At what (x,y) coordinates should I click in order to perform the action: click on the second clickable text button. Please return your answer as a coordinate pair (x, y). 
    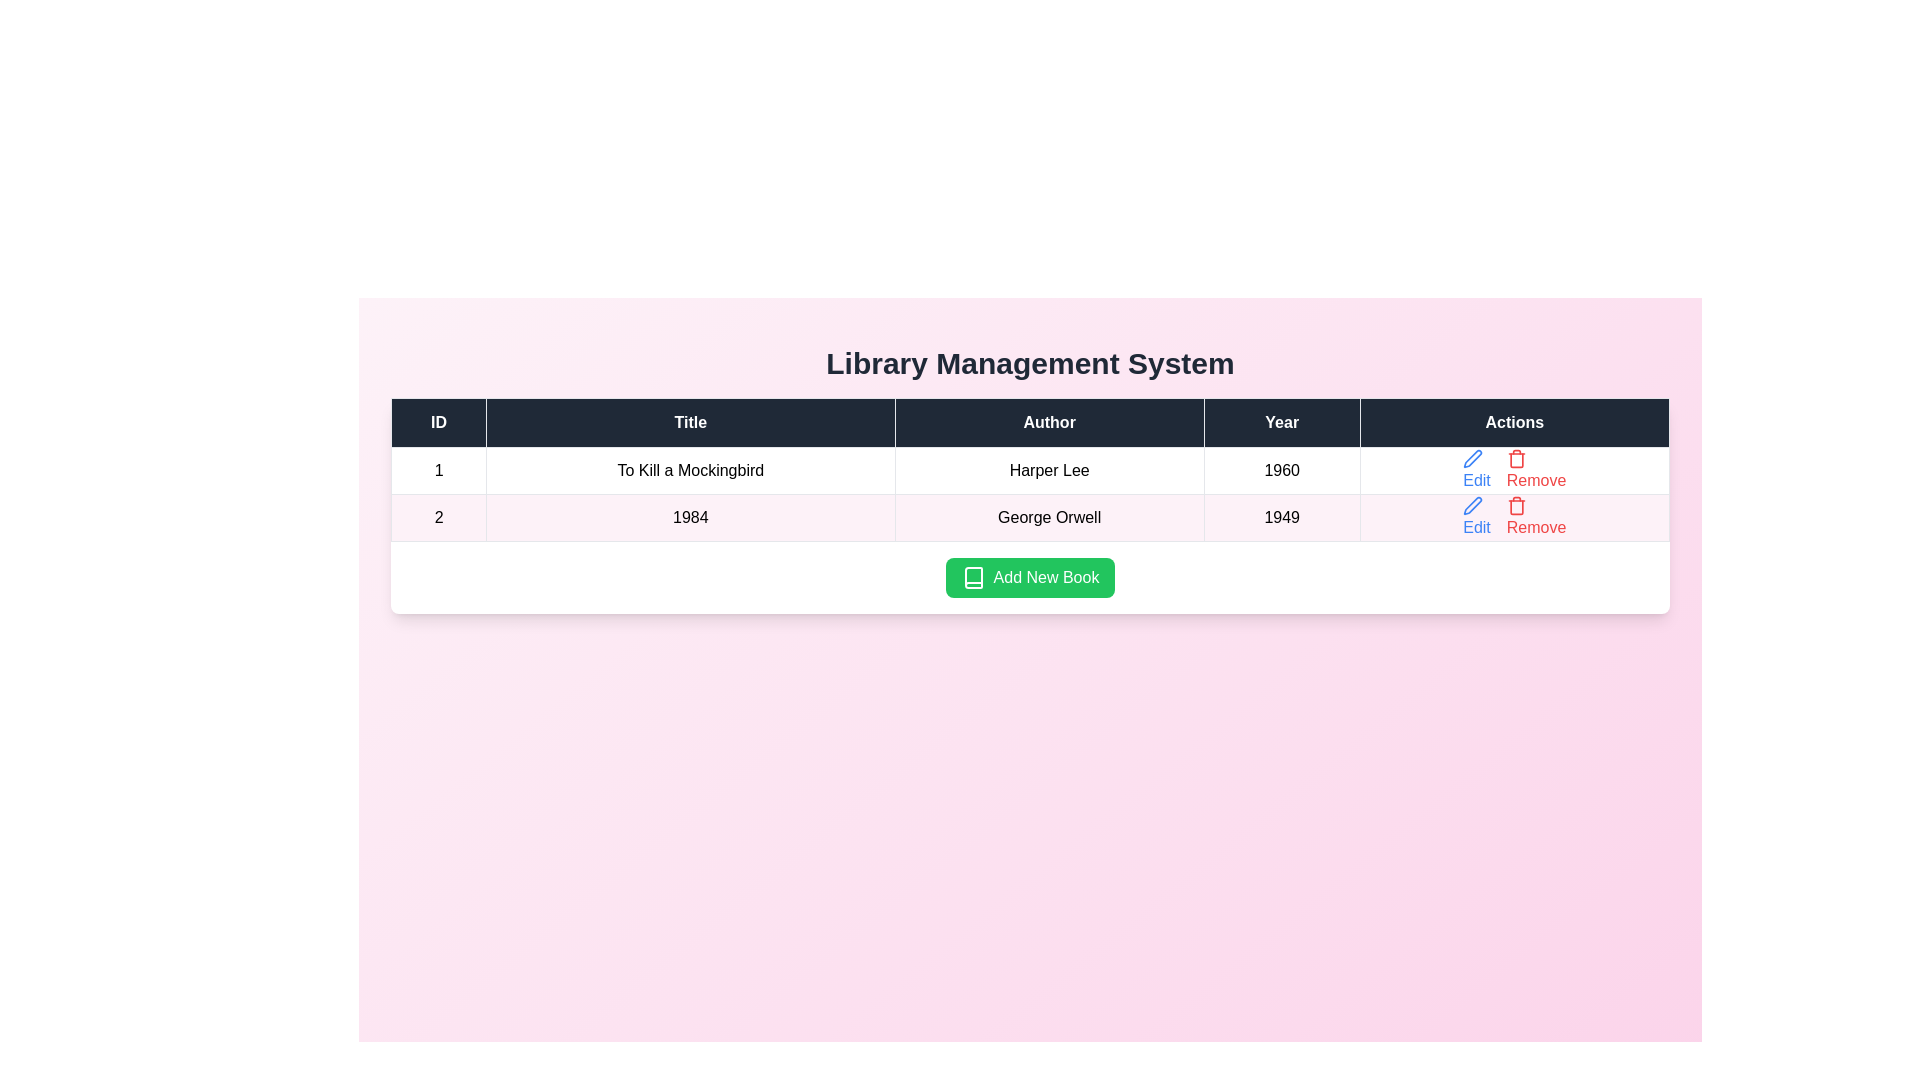
    Looking at the image, I should click on (1535, 516).